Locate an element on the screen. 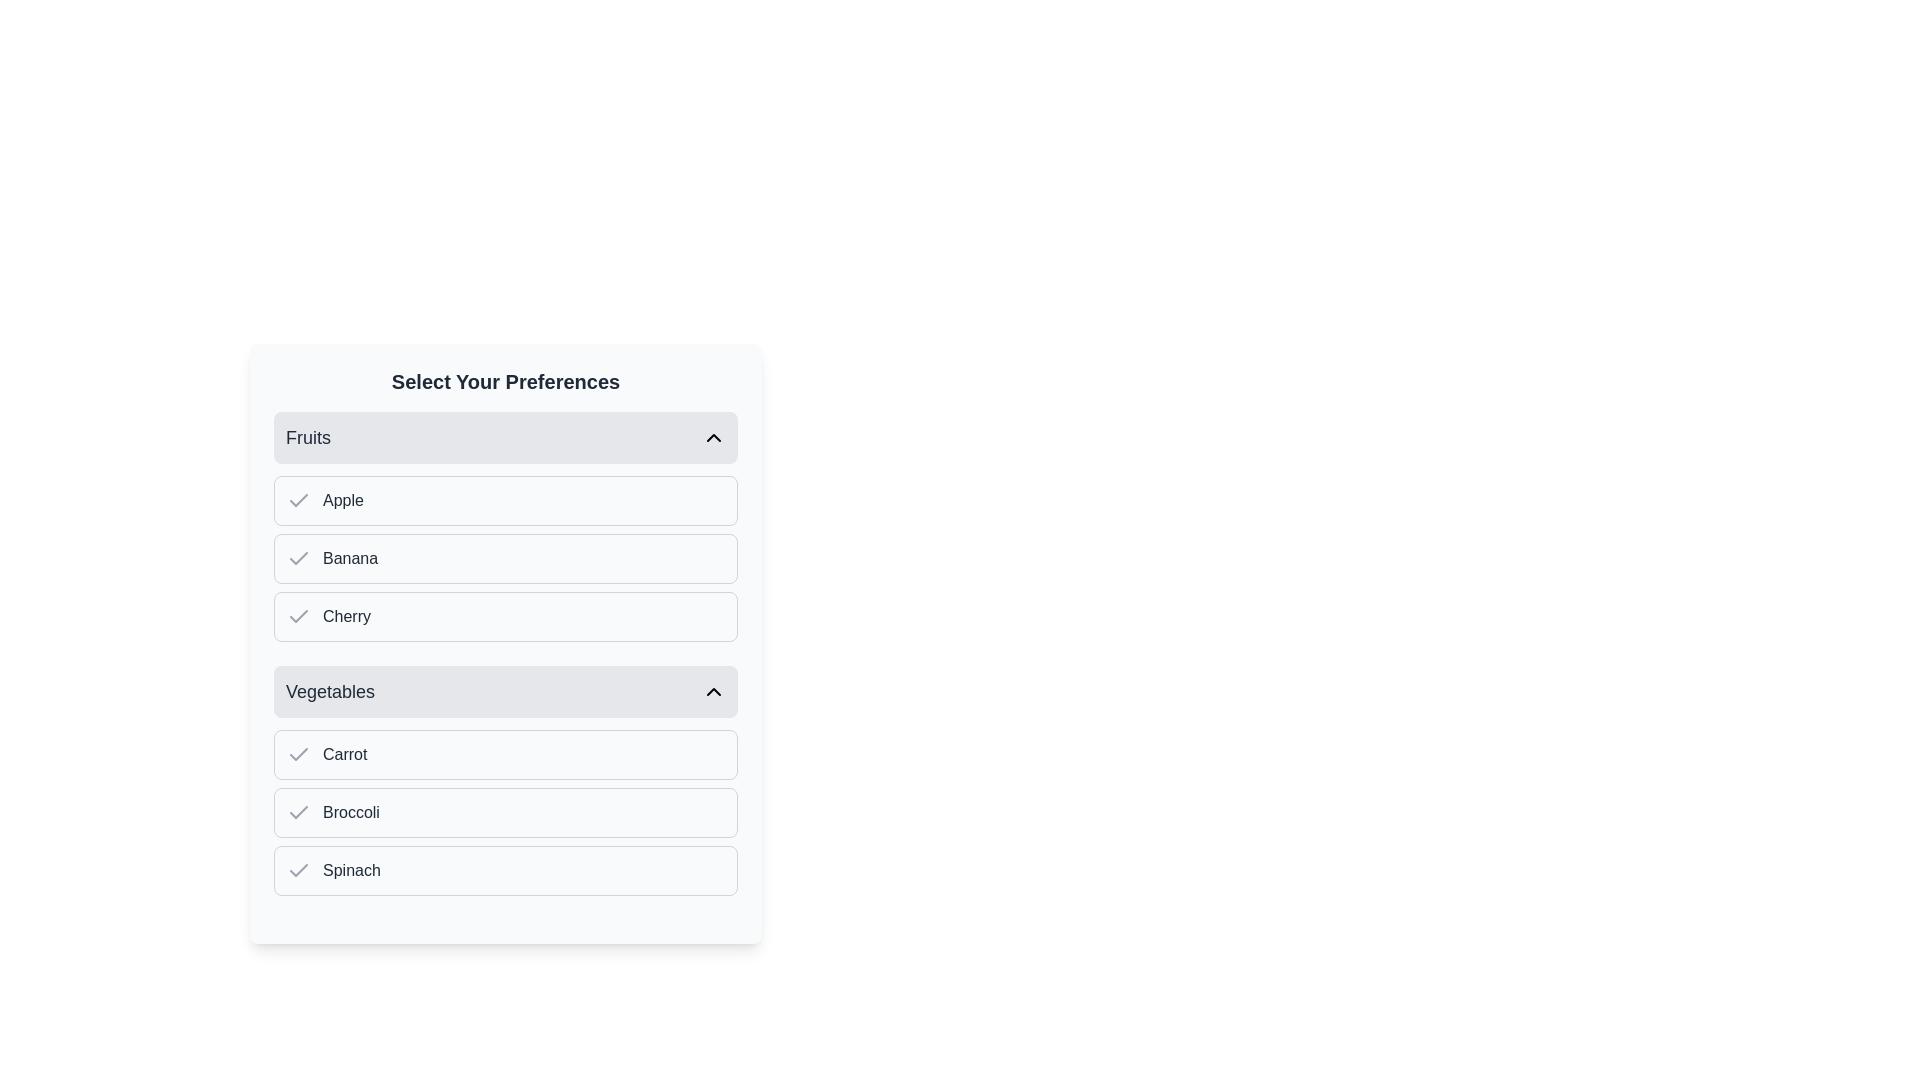 Image resolution: width=1920 pixels, height=1080 pixels. the 'Vegetables' section title text label, which identifies items like 'Carrot,' 'Broccoli,' and 'Spinach.' is located at coordinates (330, 690).